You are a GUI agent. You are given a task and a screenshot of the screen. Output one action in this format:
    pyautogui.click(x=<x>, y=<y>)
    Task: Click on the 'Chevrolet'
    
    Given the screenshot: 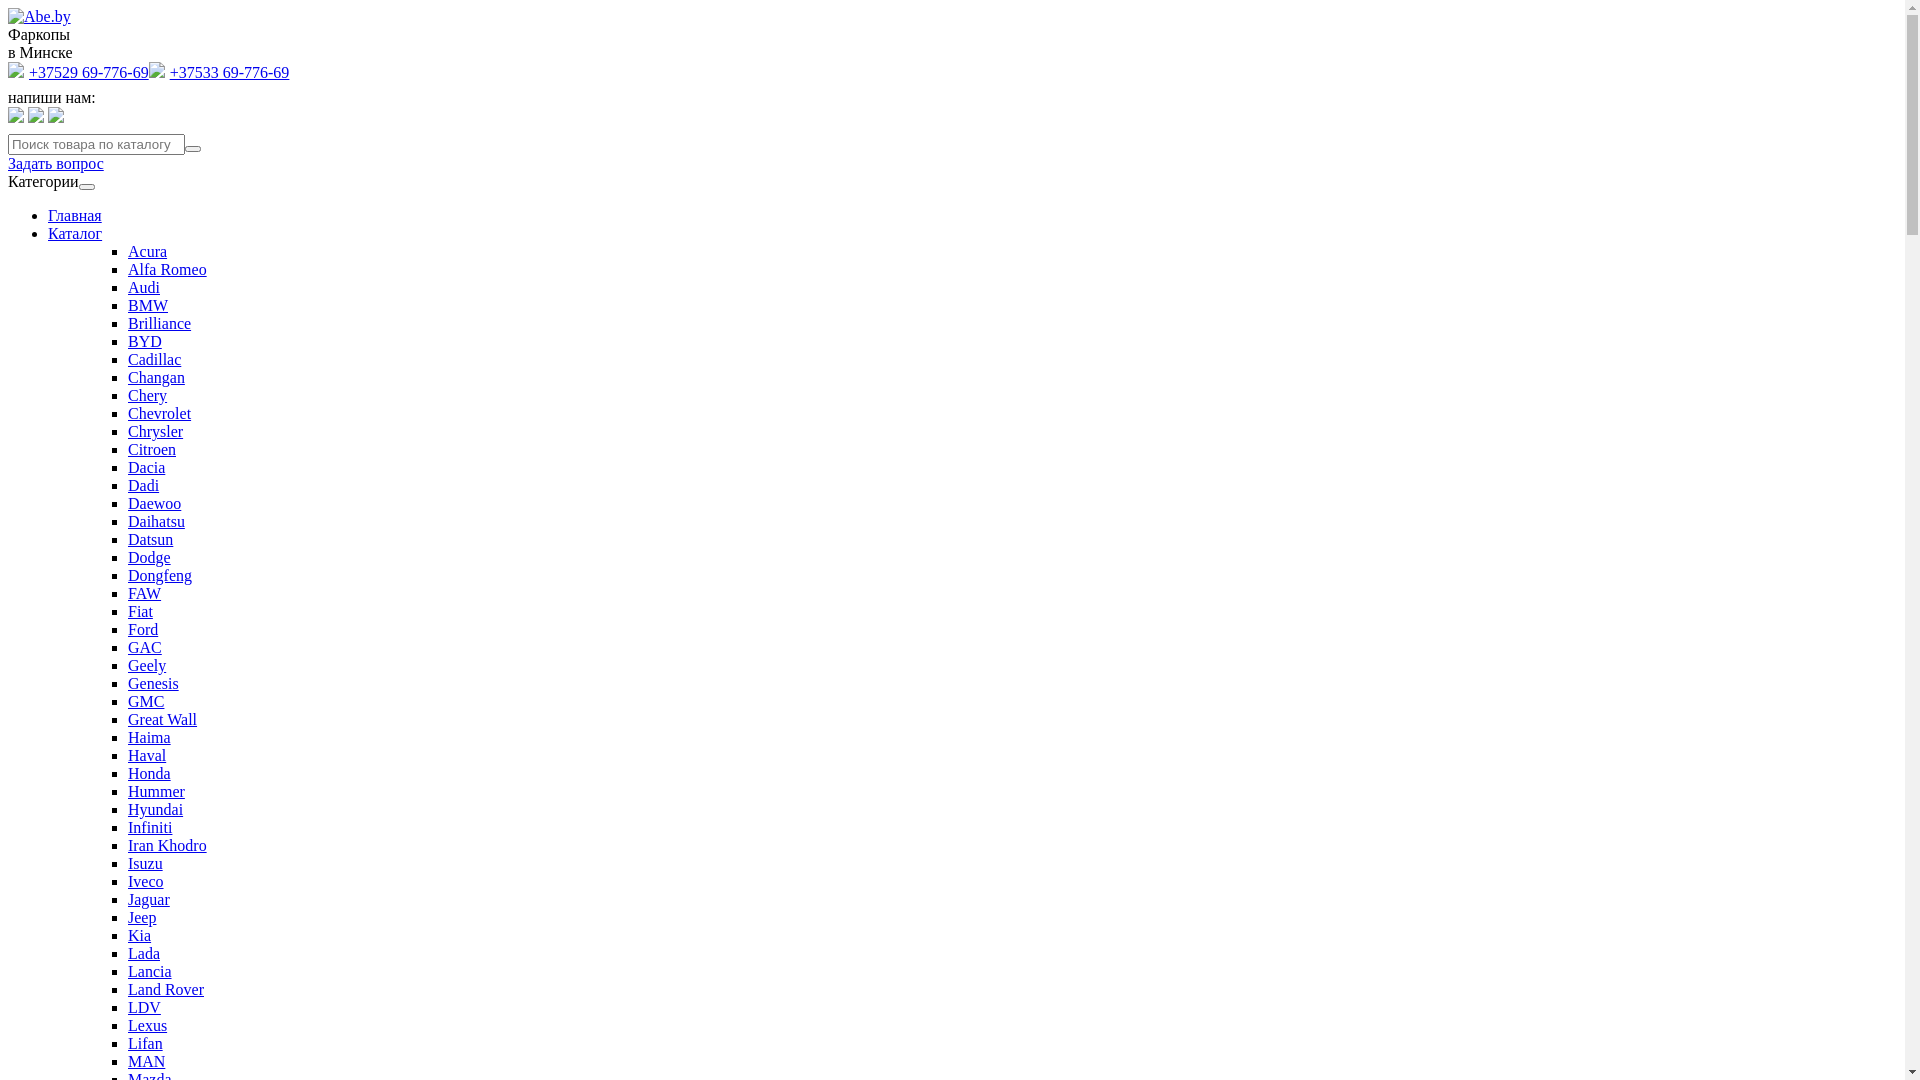 What is the action you would take?
    pyautogui.click(x=158, y=412)
    